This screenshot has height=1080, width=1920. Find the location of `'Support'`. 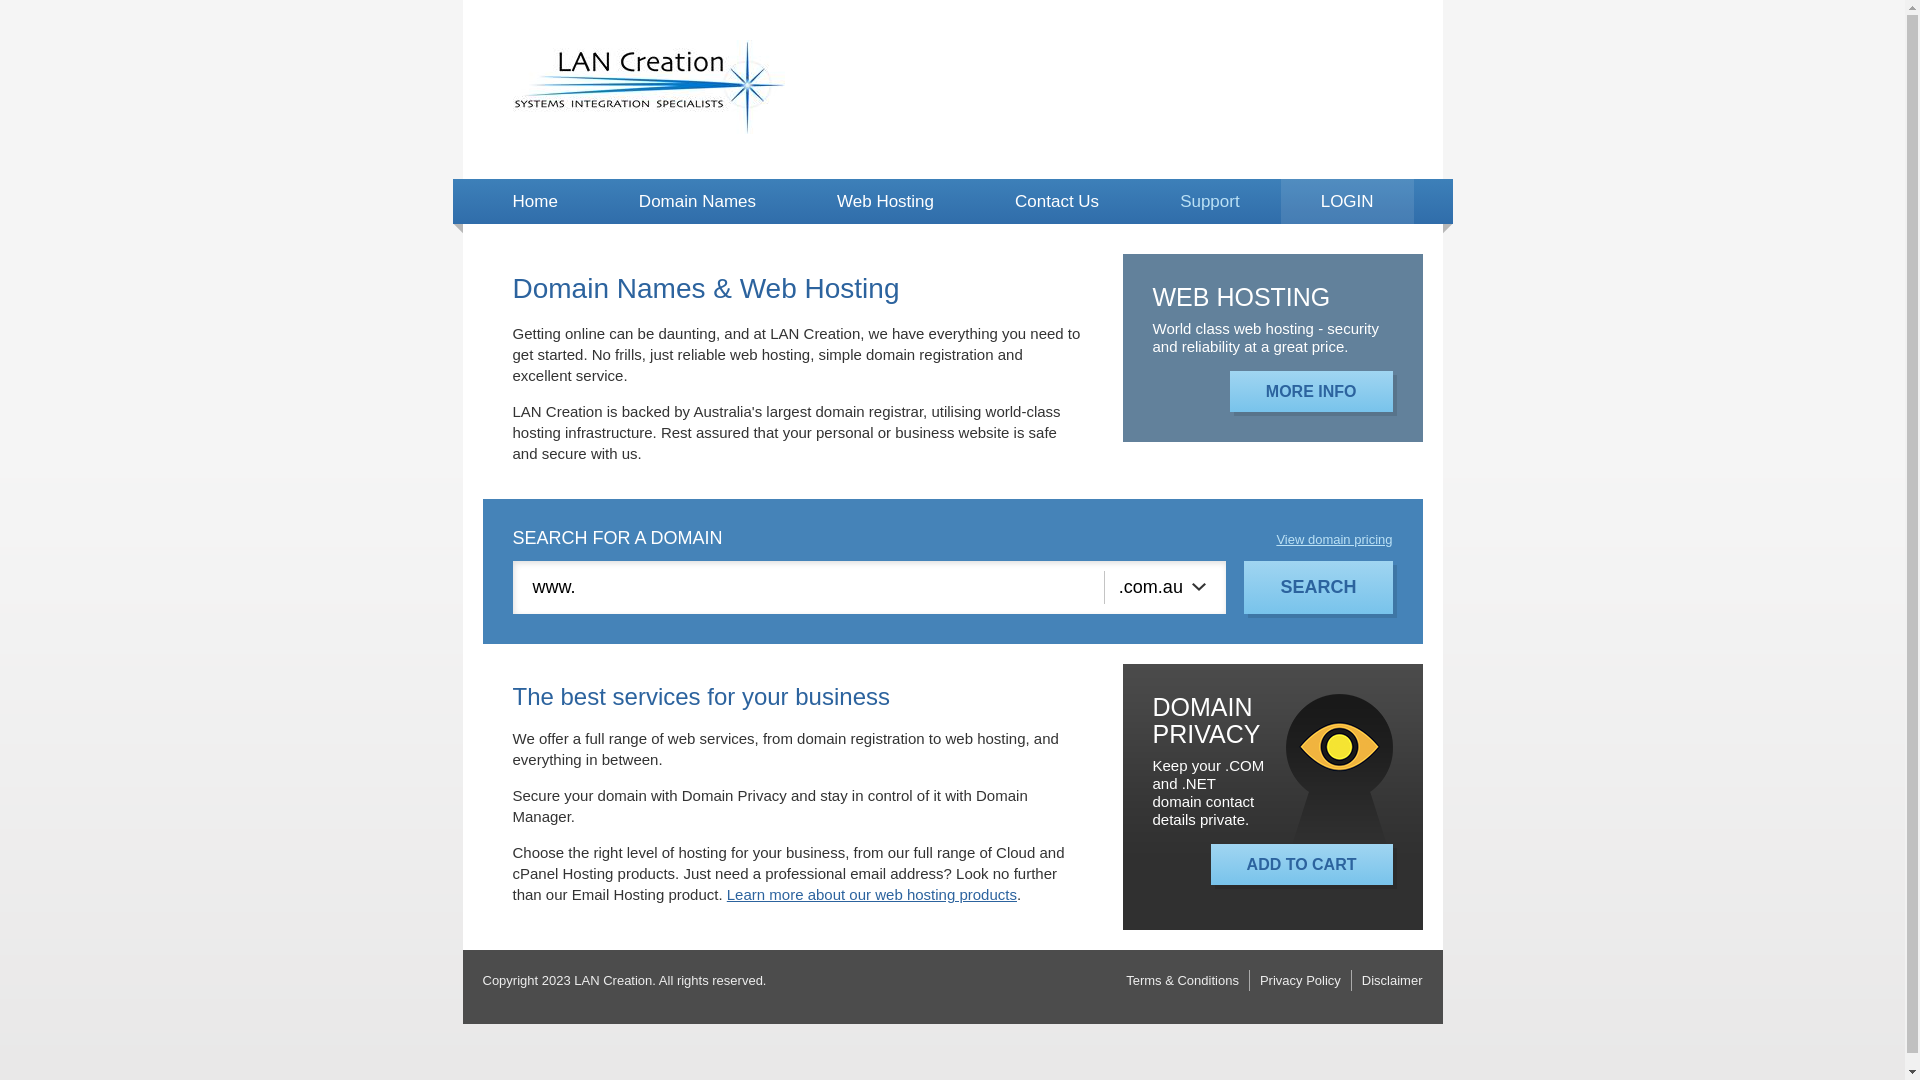

'Support' is located at coordinates (1208, 201).